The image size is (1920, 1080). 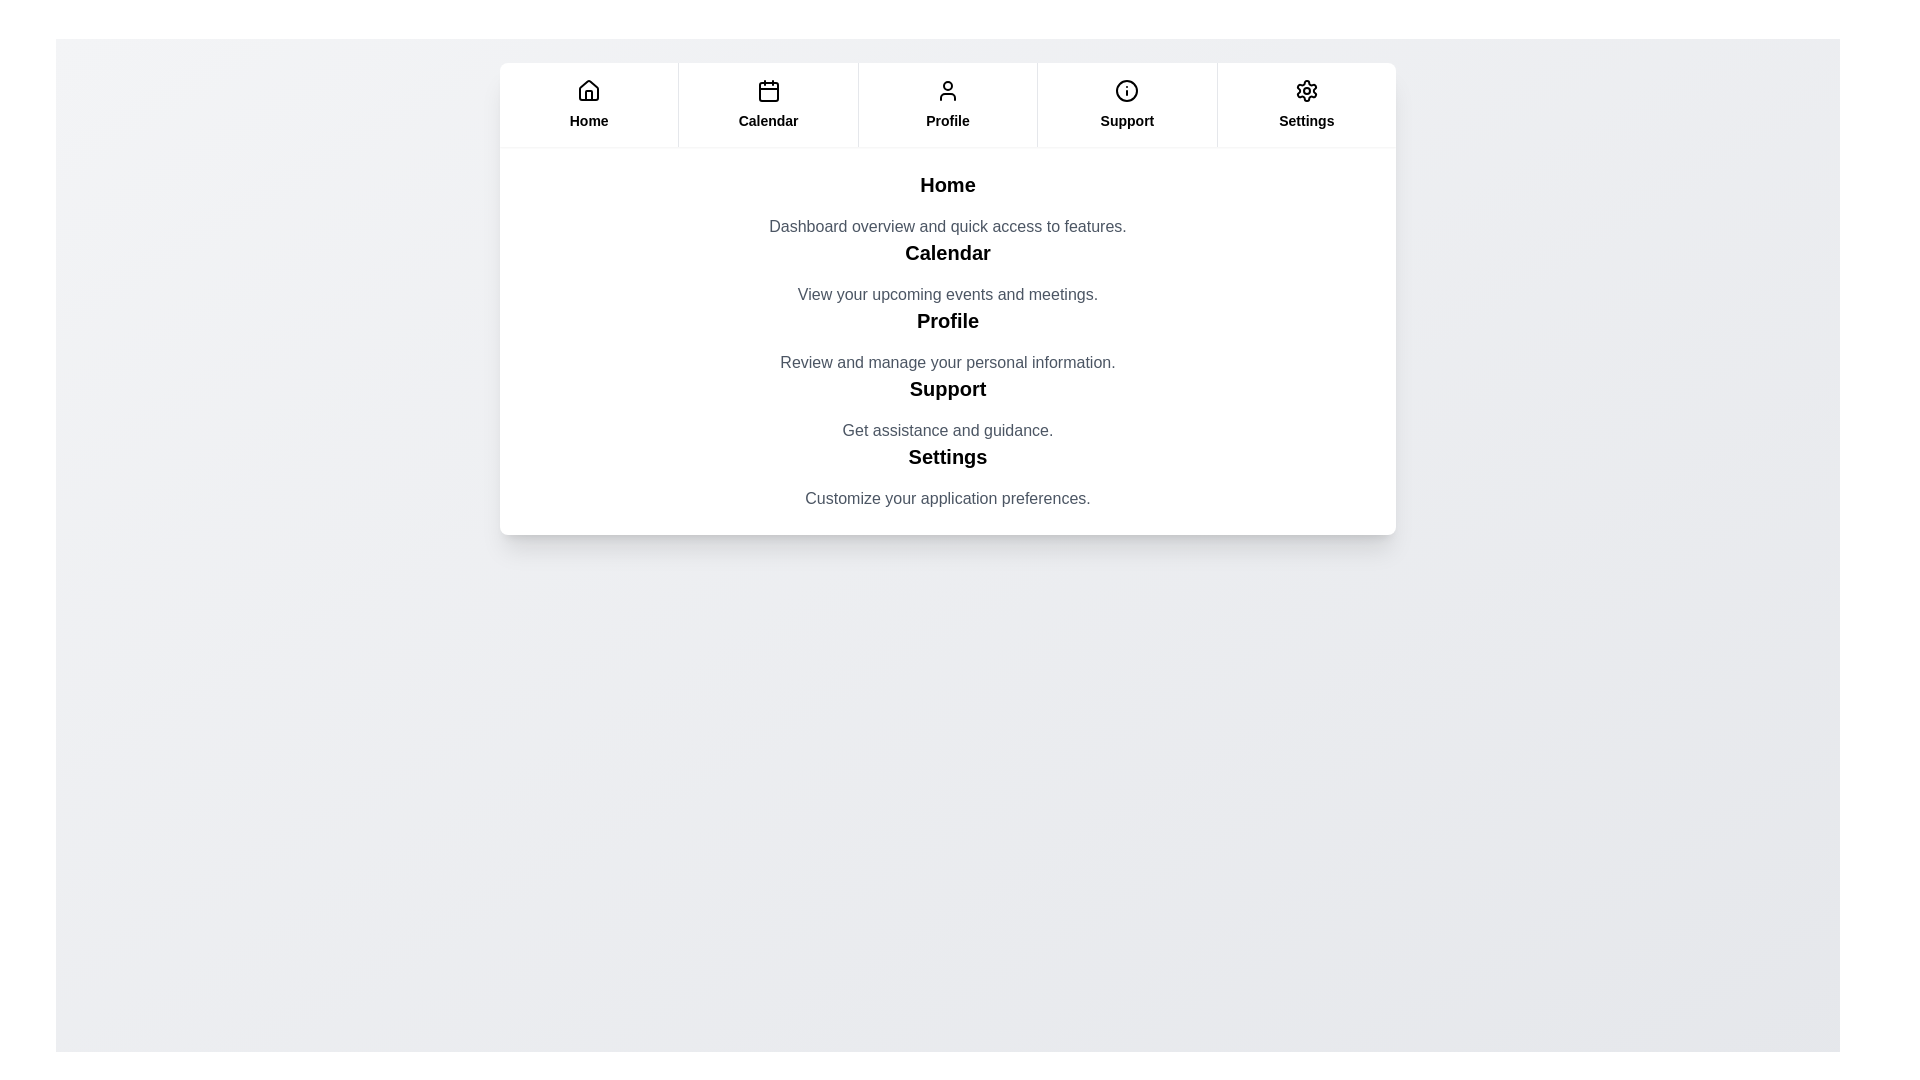 I want to click on the 'Settings' text block, which is the fifth section in the vertical list and provides information about configuring application preferences, to focus on it, so click(x=947, y=477).